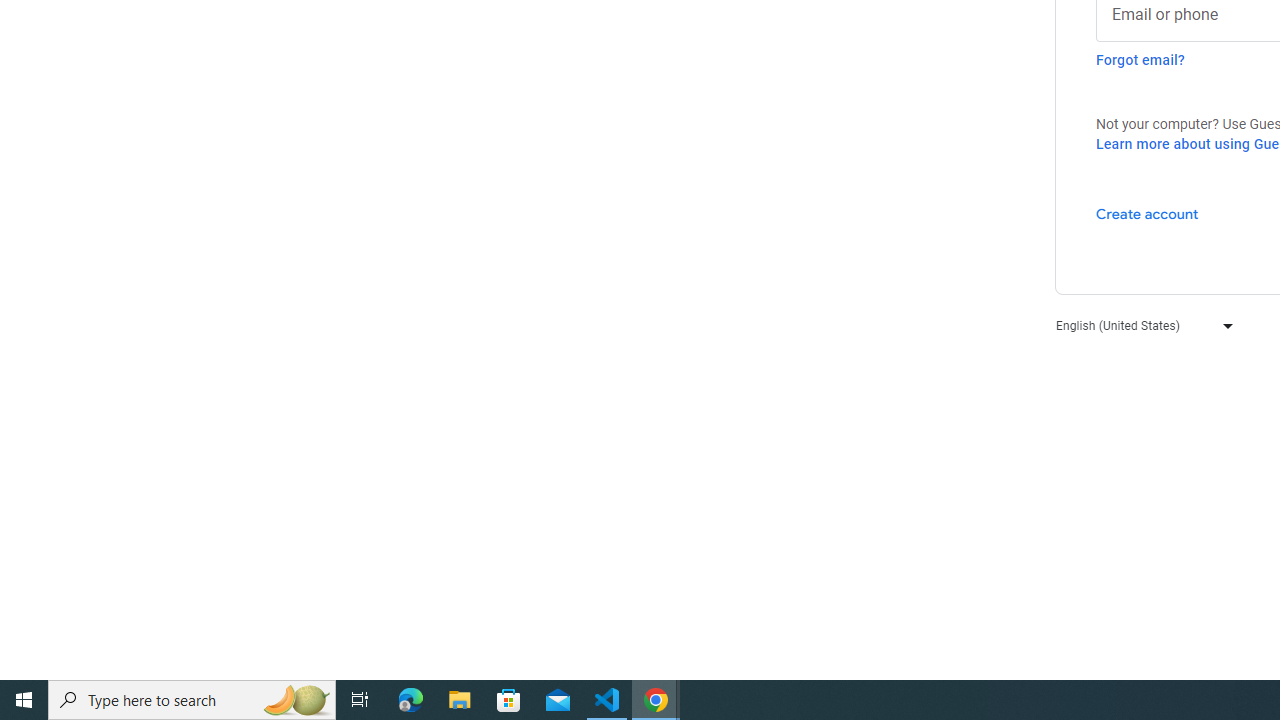 The image size is (1280, 720). What do you see at coordinates (1140, 59) in the screenshot?
I see `'Forgot email?'` at bounding box center [1140, 59].